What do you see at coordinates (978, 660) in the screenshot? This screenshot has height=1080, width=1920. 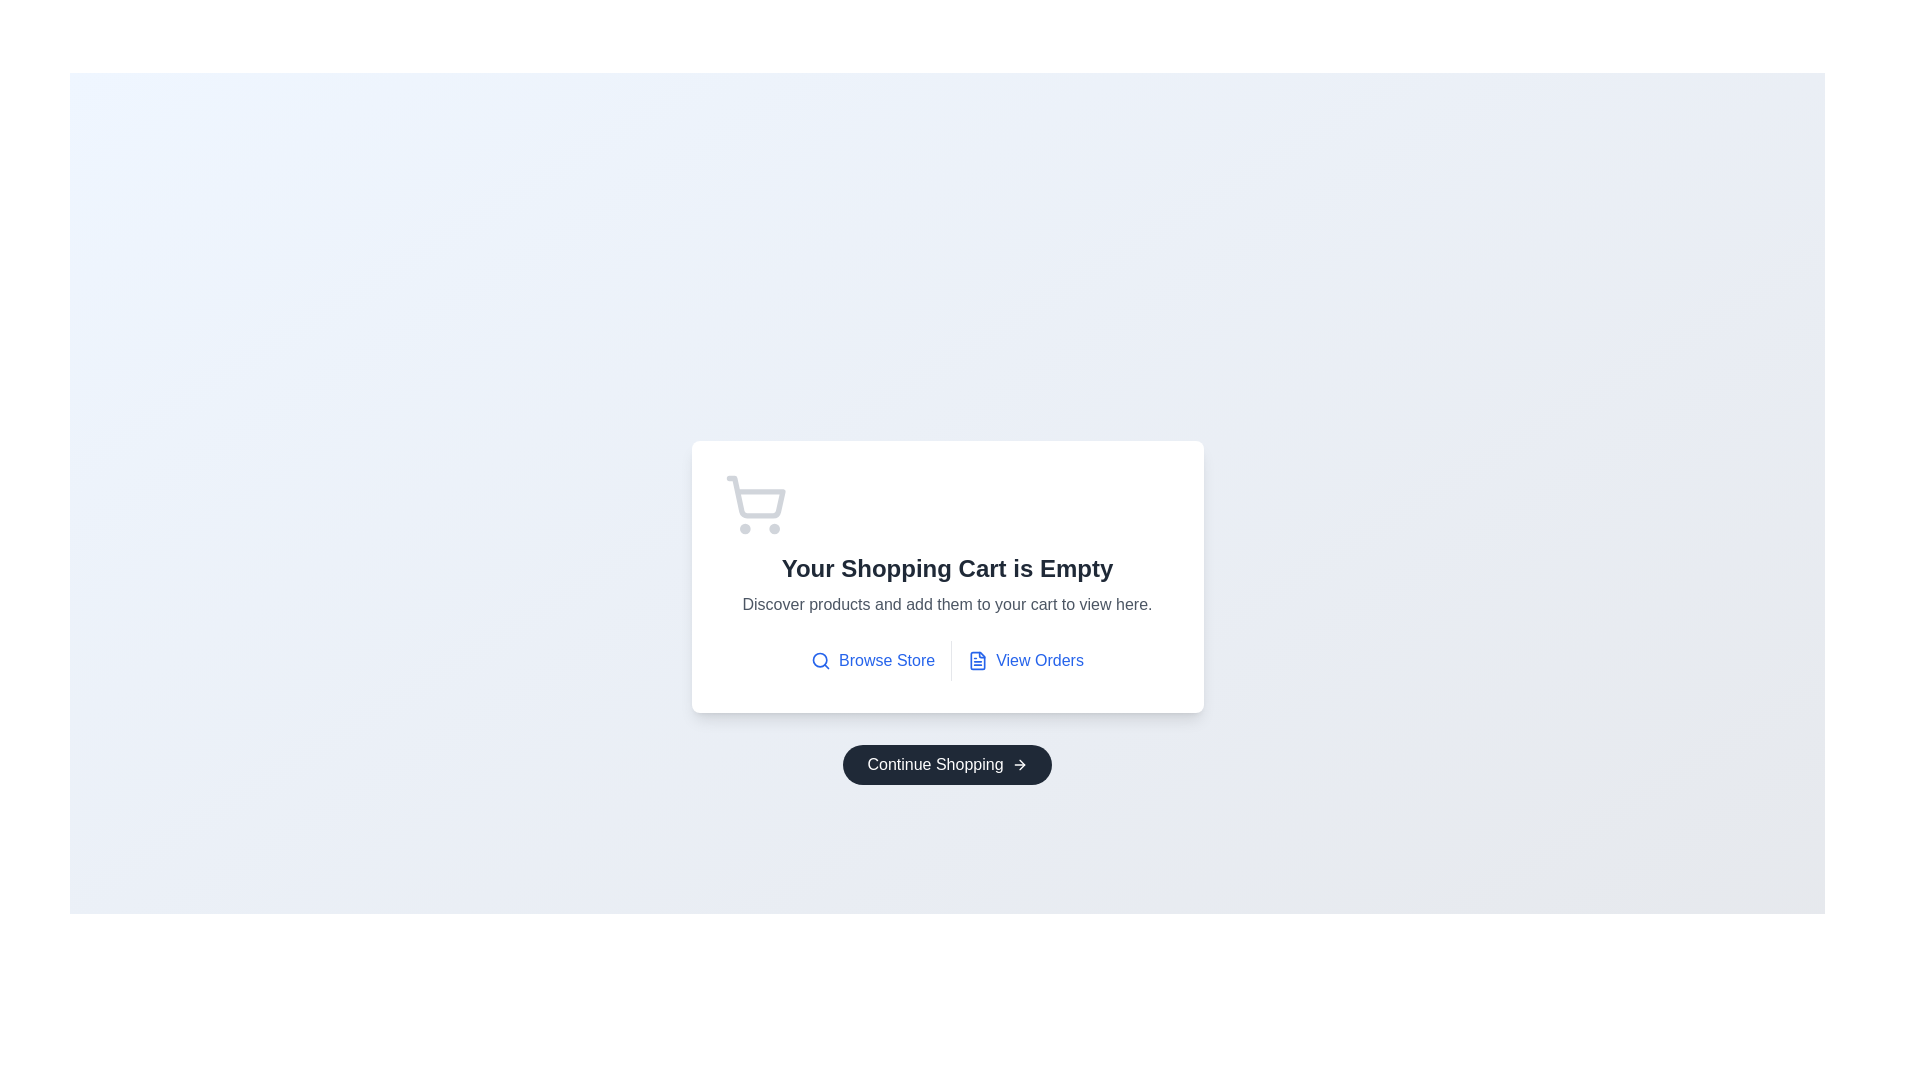 I see `the document icon with a blue outline located to the left of the 'View Orders' button` at bounding box center [978, 660].